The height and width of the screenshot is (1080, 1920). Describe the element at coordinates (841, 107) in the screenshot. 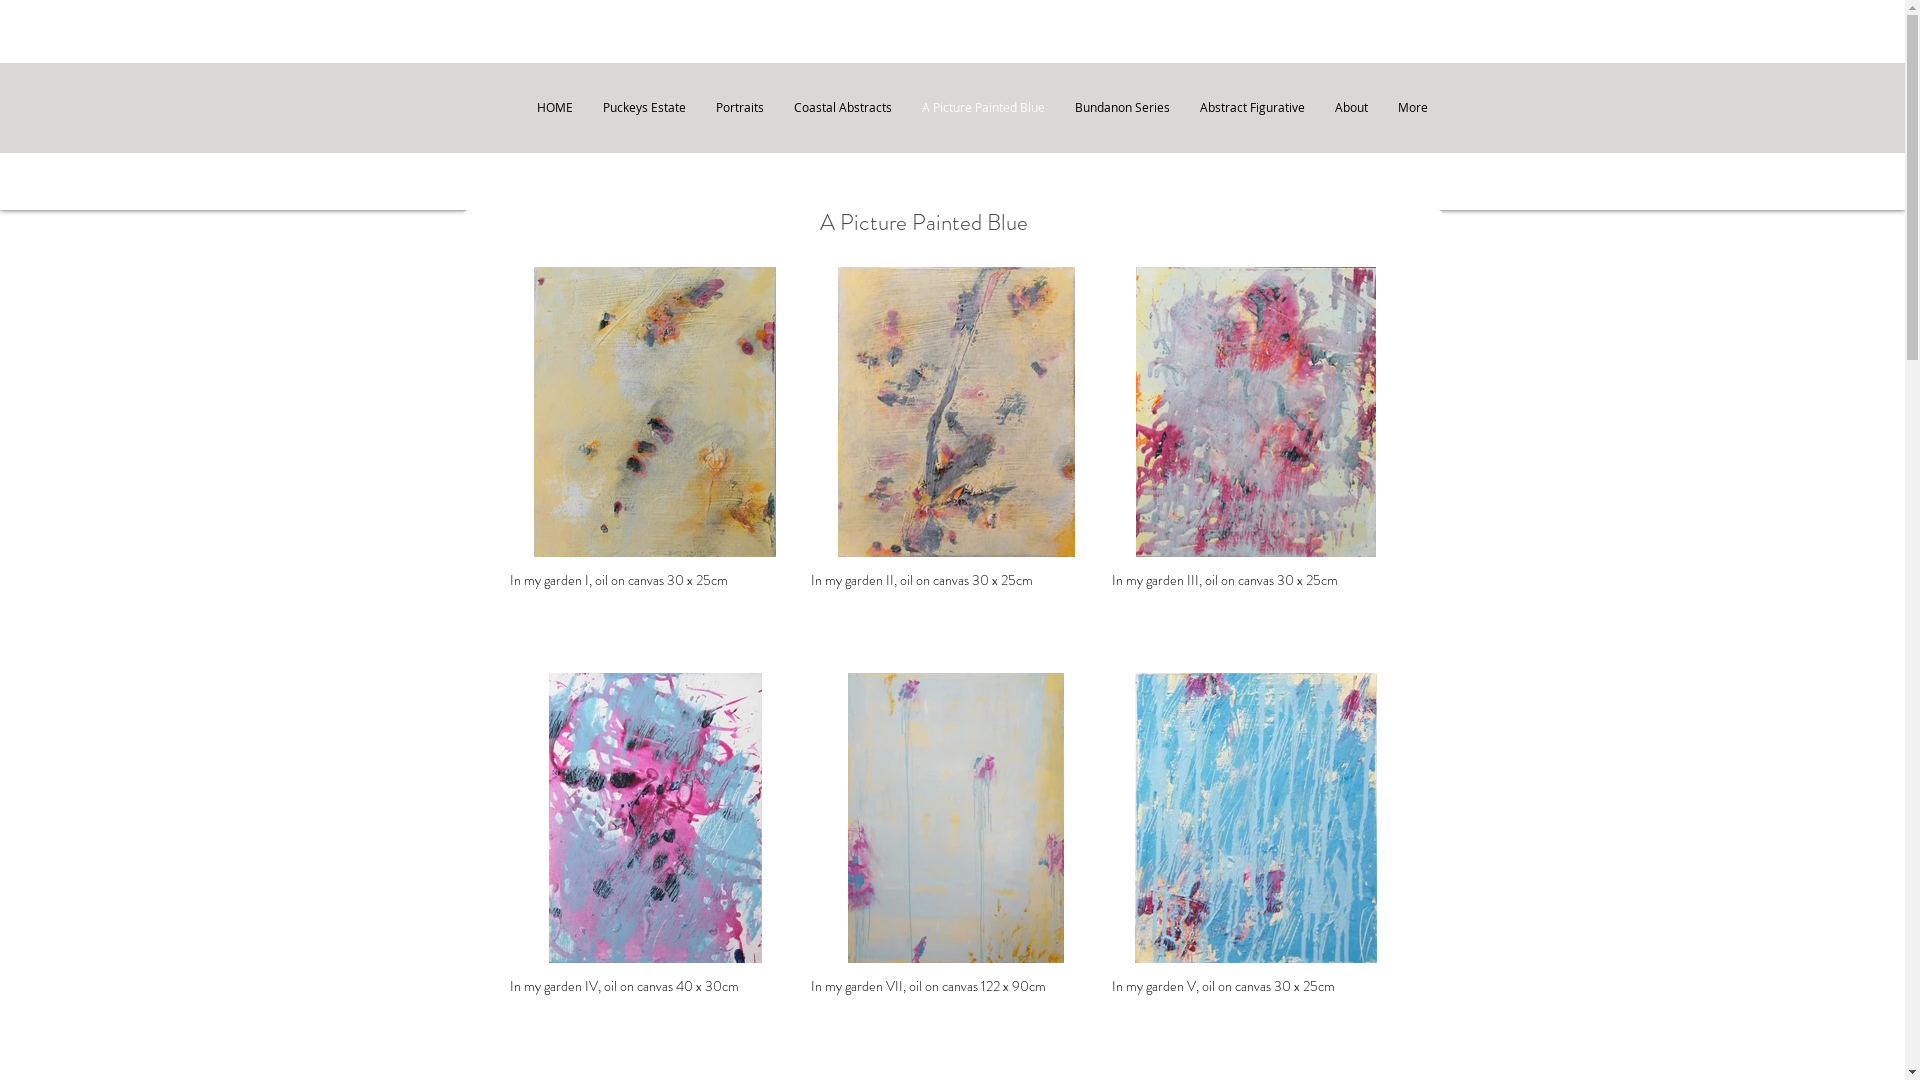

I see `'Coastal Abstracts'` at that location.